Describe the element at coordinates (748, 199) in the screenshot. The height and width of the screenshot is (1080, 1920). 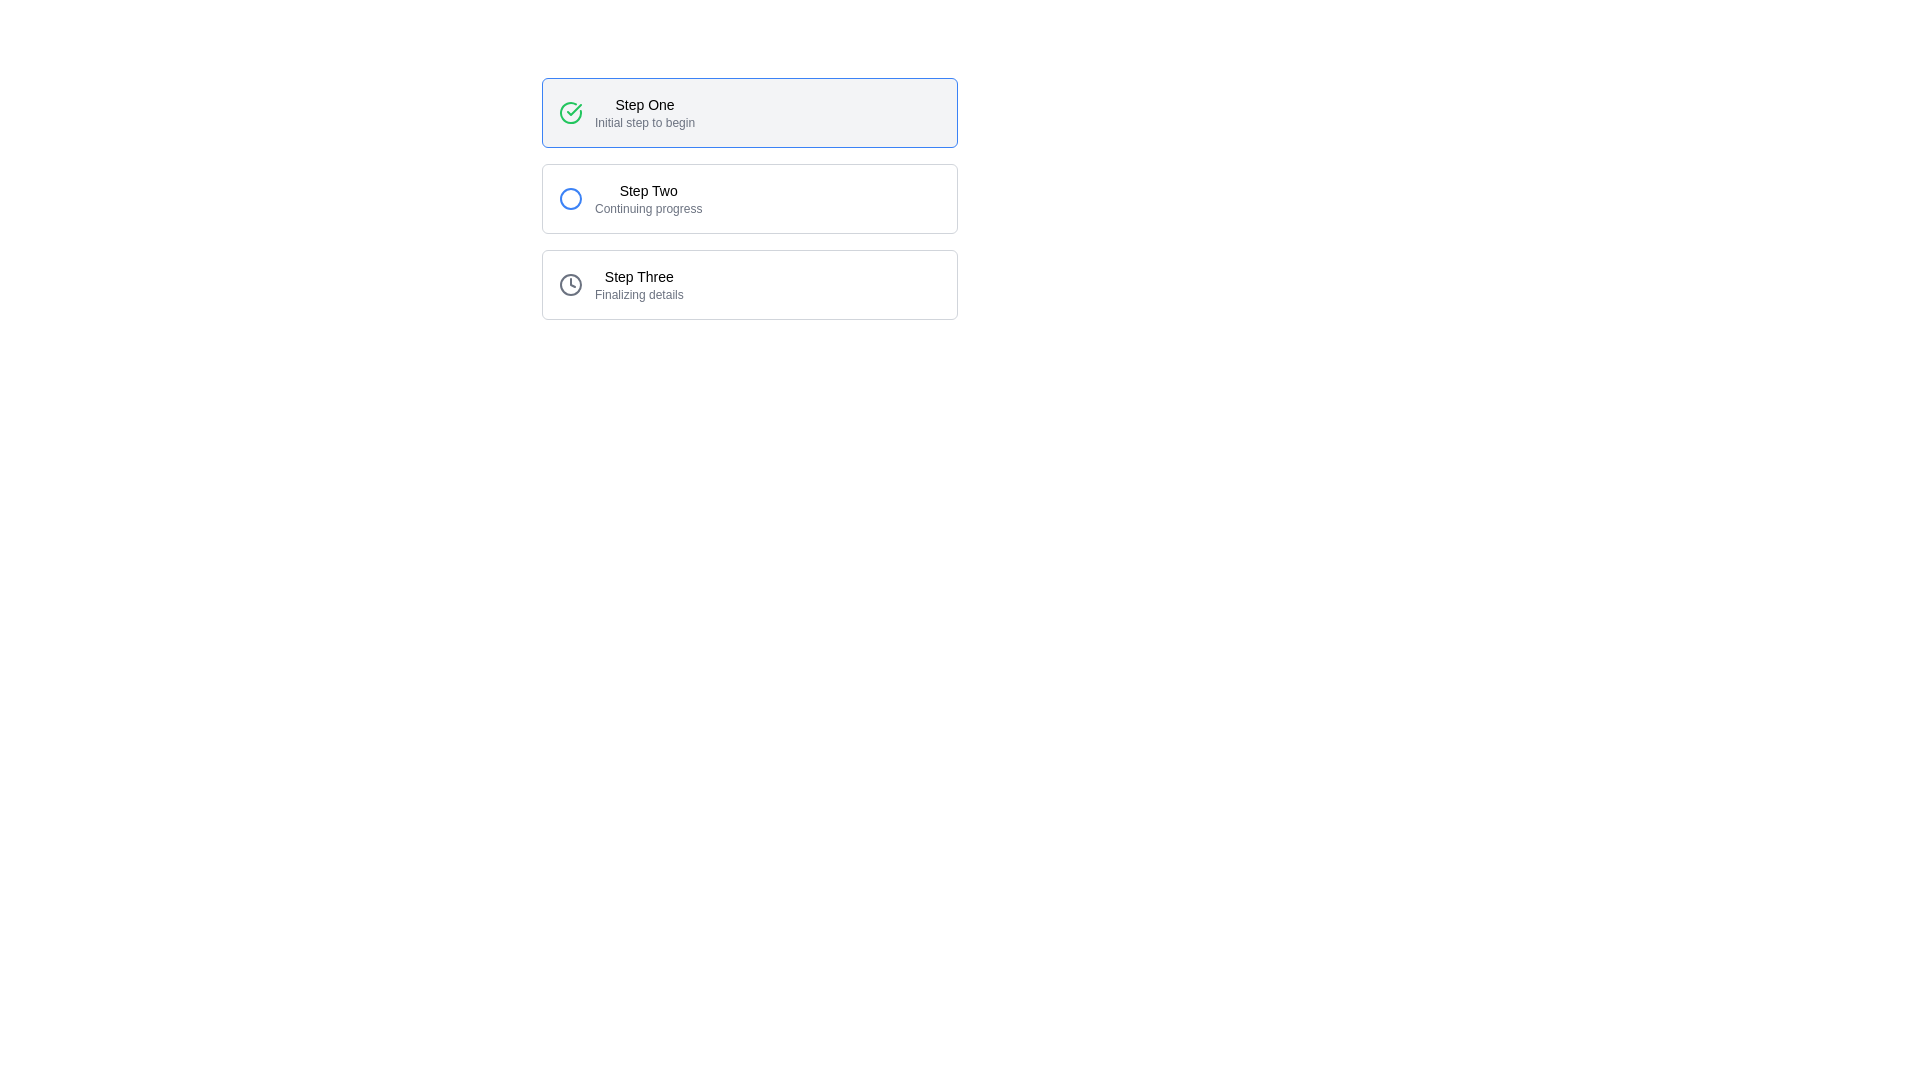
I see `the second step indicator in the sequence, which is positioned below 'Step One' and above 'Step Three'` at that location.